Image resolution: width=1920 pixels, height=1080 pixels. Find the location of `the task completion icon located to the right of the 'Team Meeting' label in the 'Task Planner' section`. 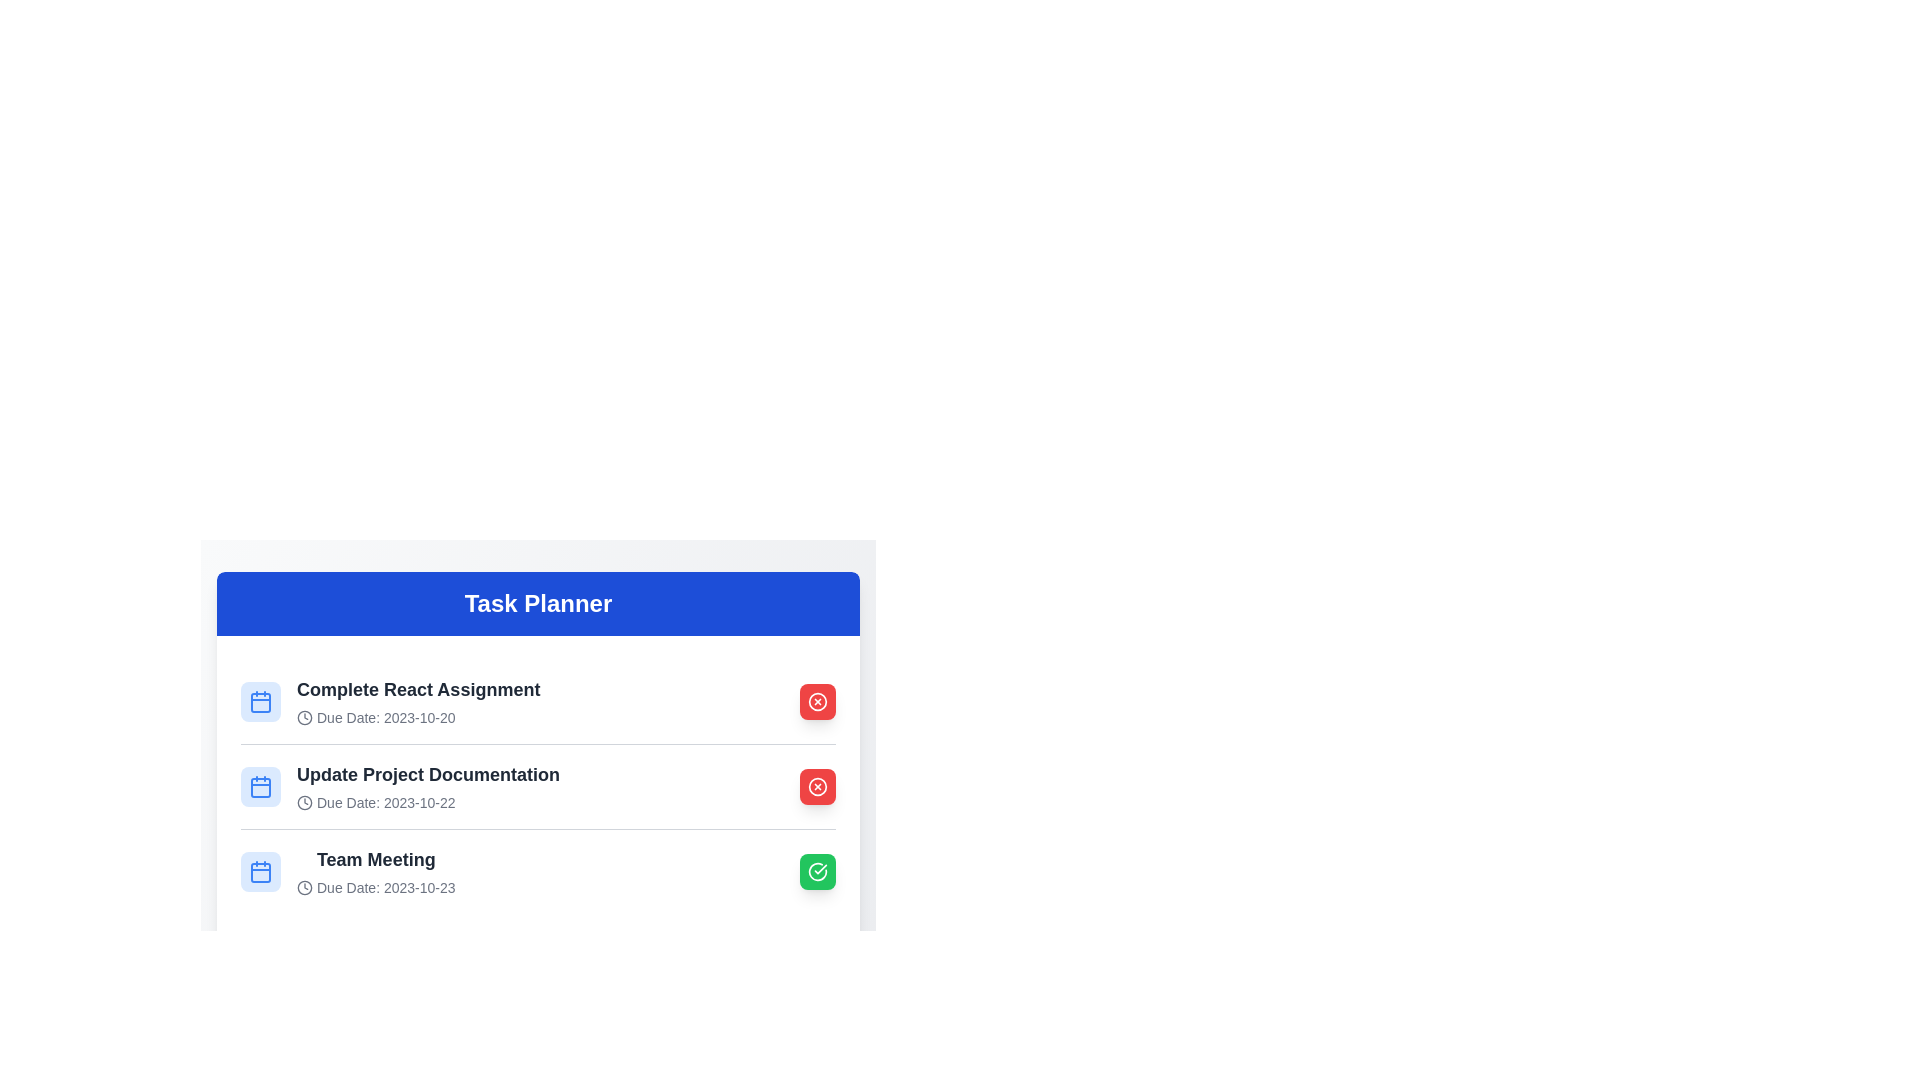

the task completion icon located to the right of the 'Team Meeting' label in the 'Task Planner' section is located at coordinates (817, 870).